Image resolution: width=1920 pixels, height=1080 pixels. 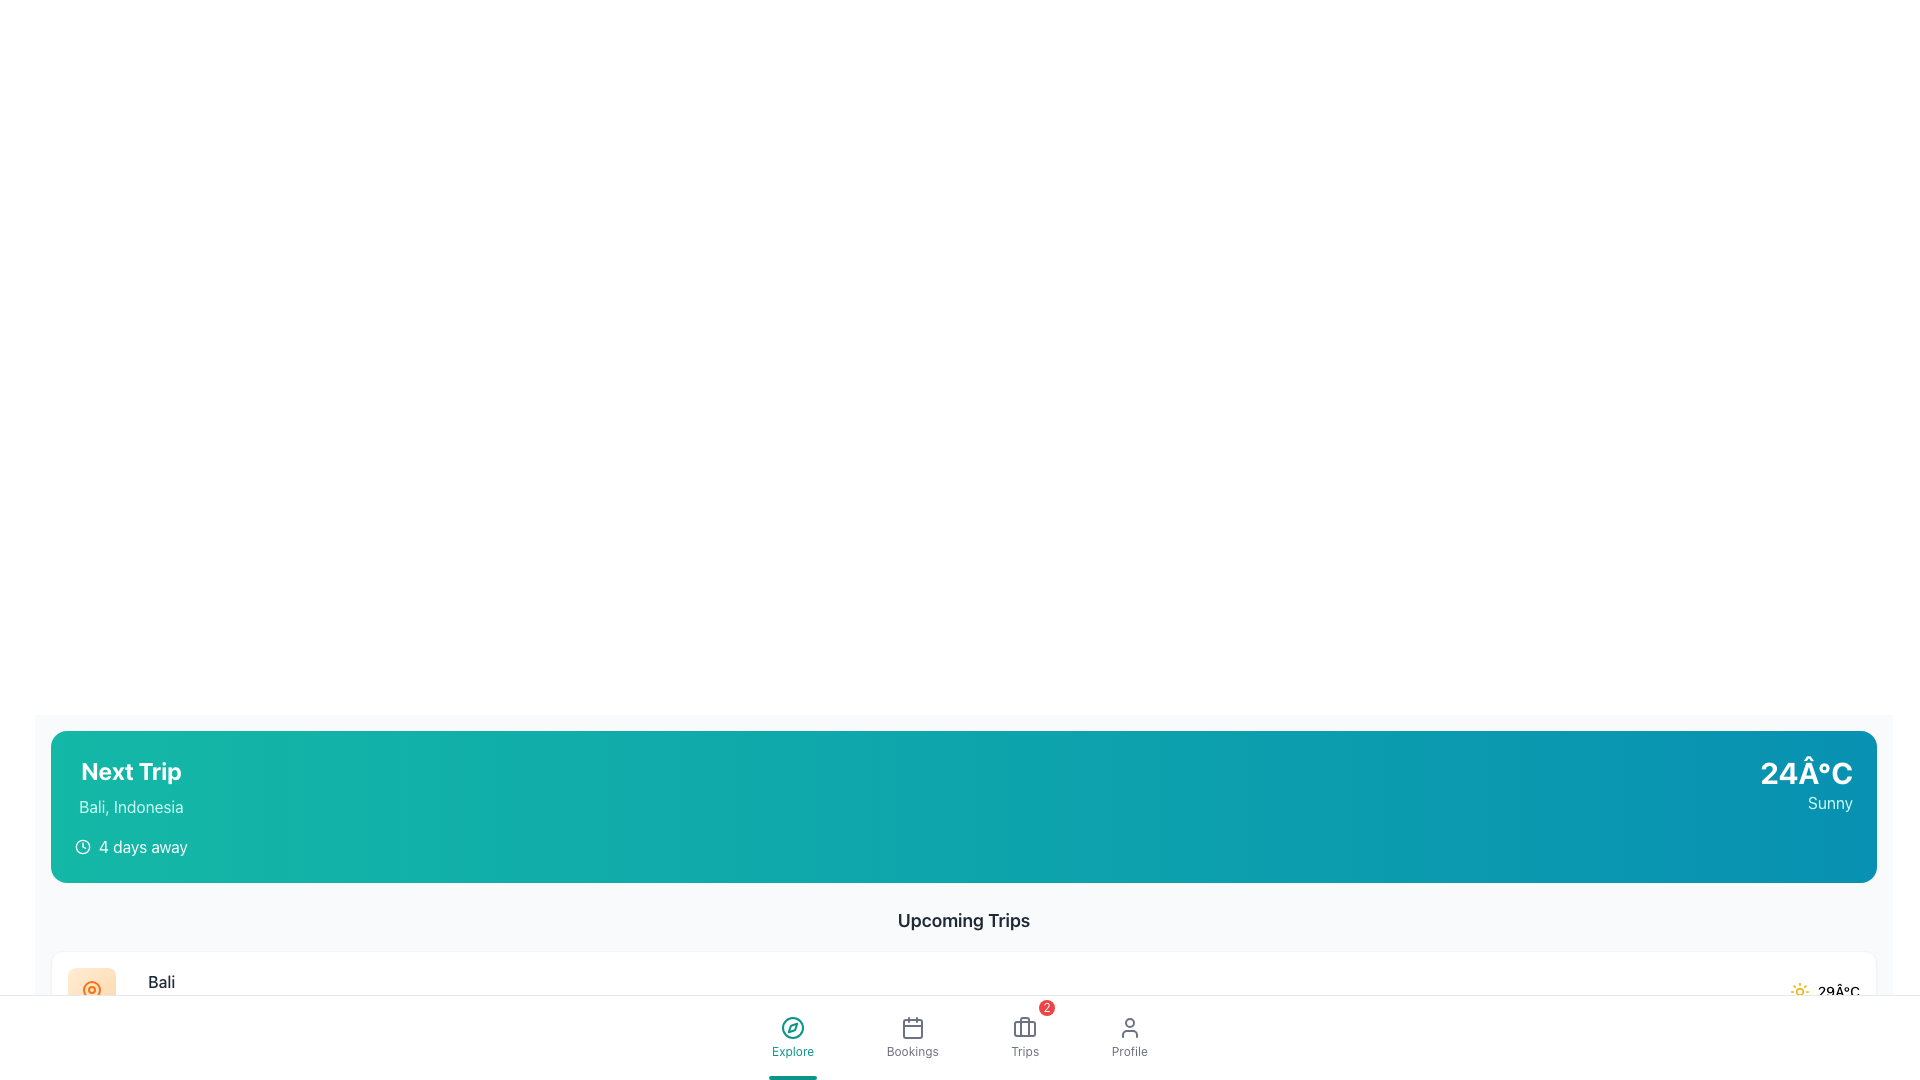 What do you see at coordinates (1129, 1028) in the screenshot?
I see `the 'Profile' icon located in the bottom navigation bar, which is the rightmost icon among five, to trigger a visual change or tooltip` at bounding box center [1129, 1028].